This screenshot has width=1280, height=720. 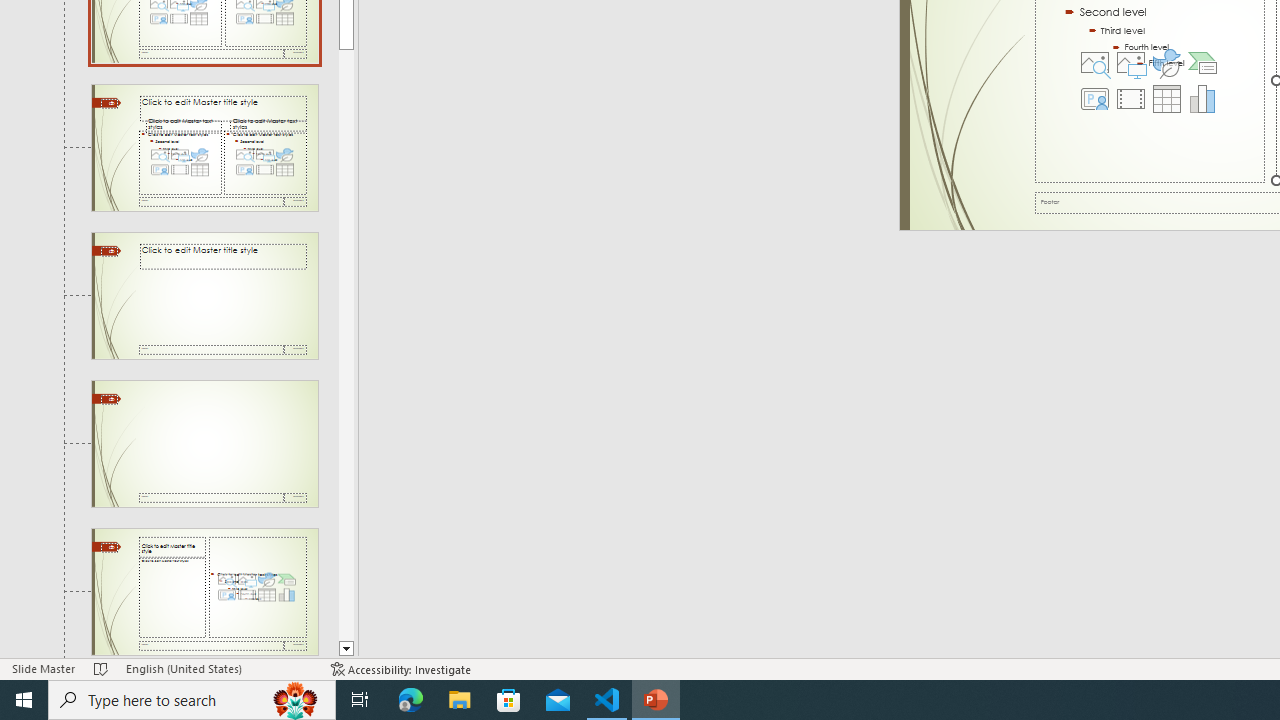 I want to click on 'Insert Video', so click(x=1130, y=99).